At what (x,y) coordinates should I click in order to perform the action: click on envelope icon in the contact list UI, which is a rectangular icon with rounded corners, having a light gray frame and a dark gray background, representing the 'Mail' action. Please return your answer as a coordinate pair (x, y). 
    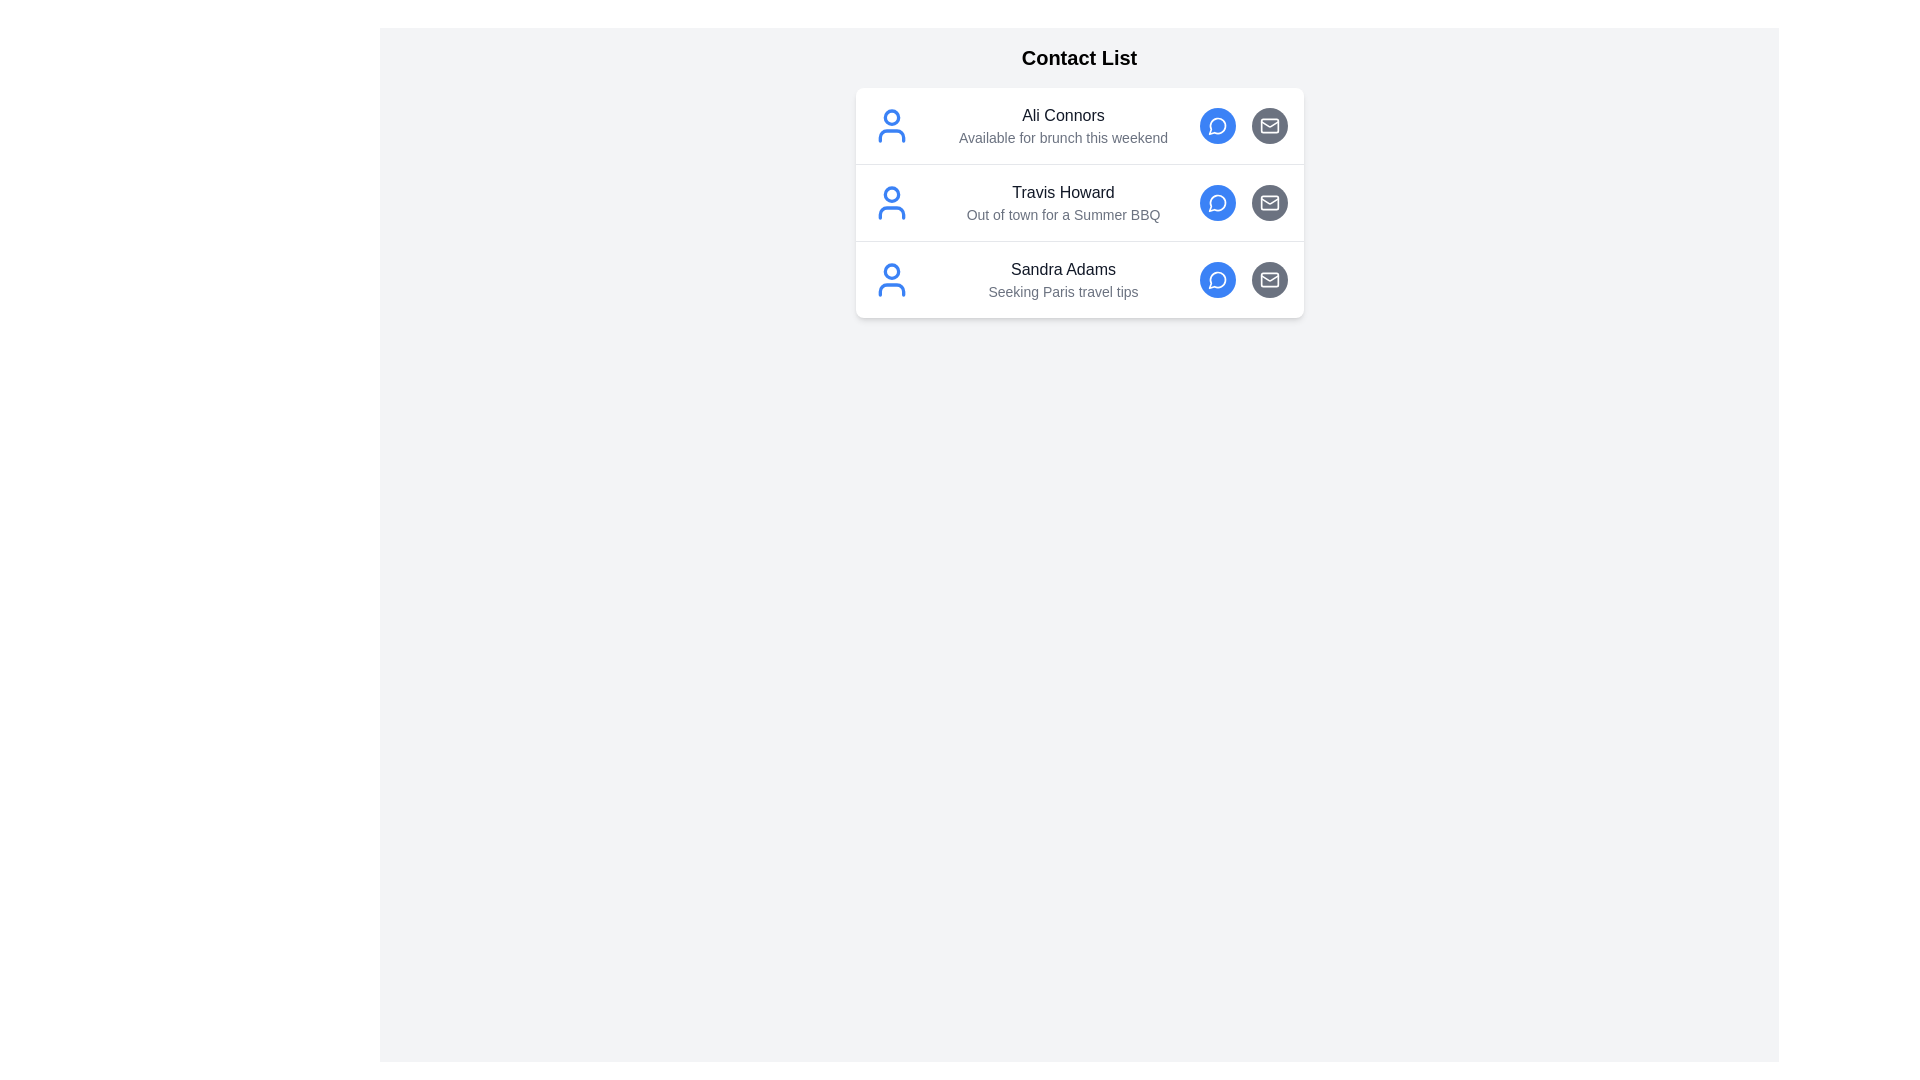
    Looking at the image, I should click on (1268, 126).